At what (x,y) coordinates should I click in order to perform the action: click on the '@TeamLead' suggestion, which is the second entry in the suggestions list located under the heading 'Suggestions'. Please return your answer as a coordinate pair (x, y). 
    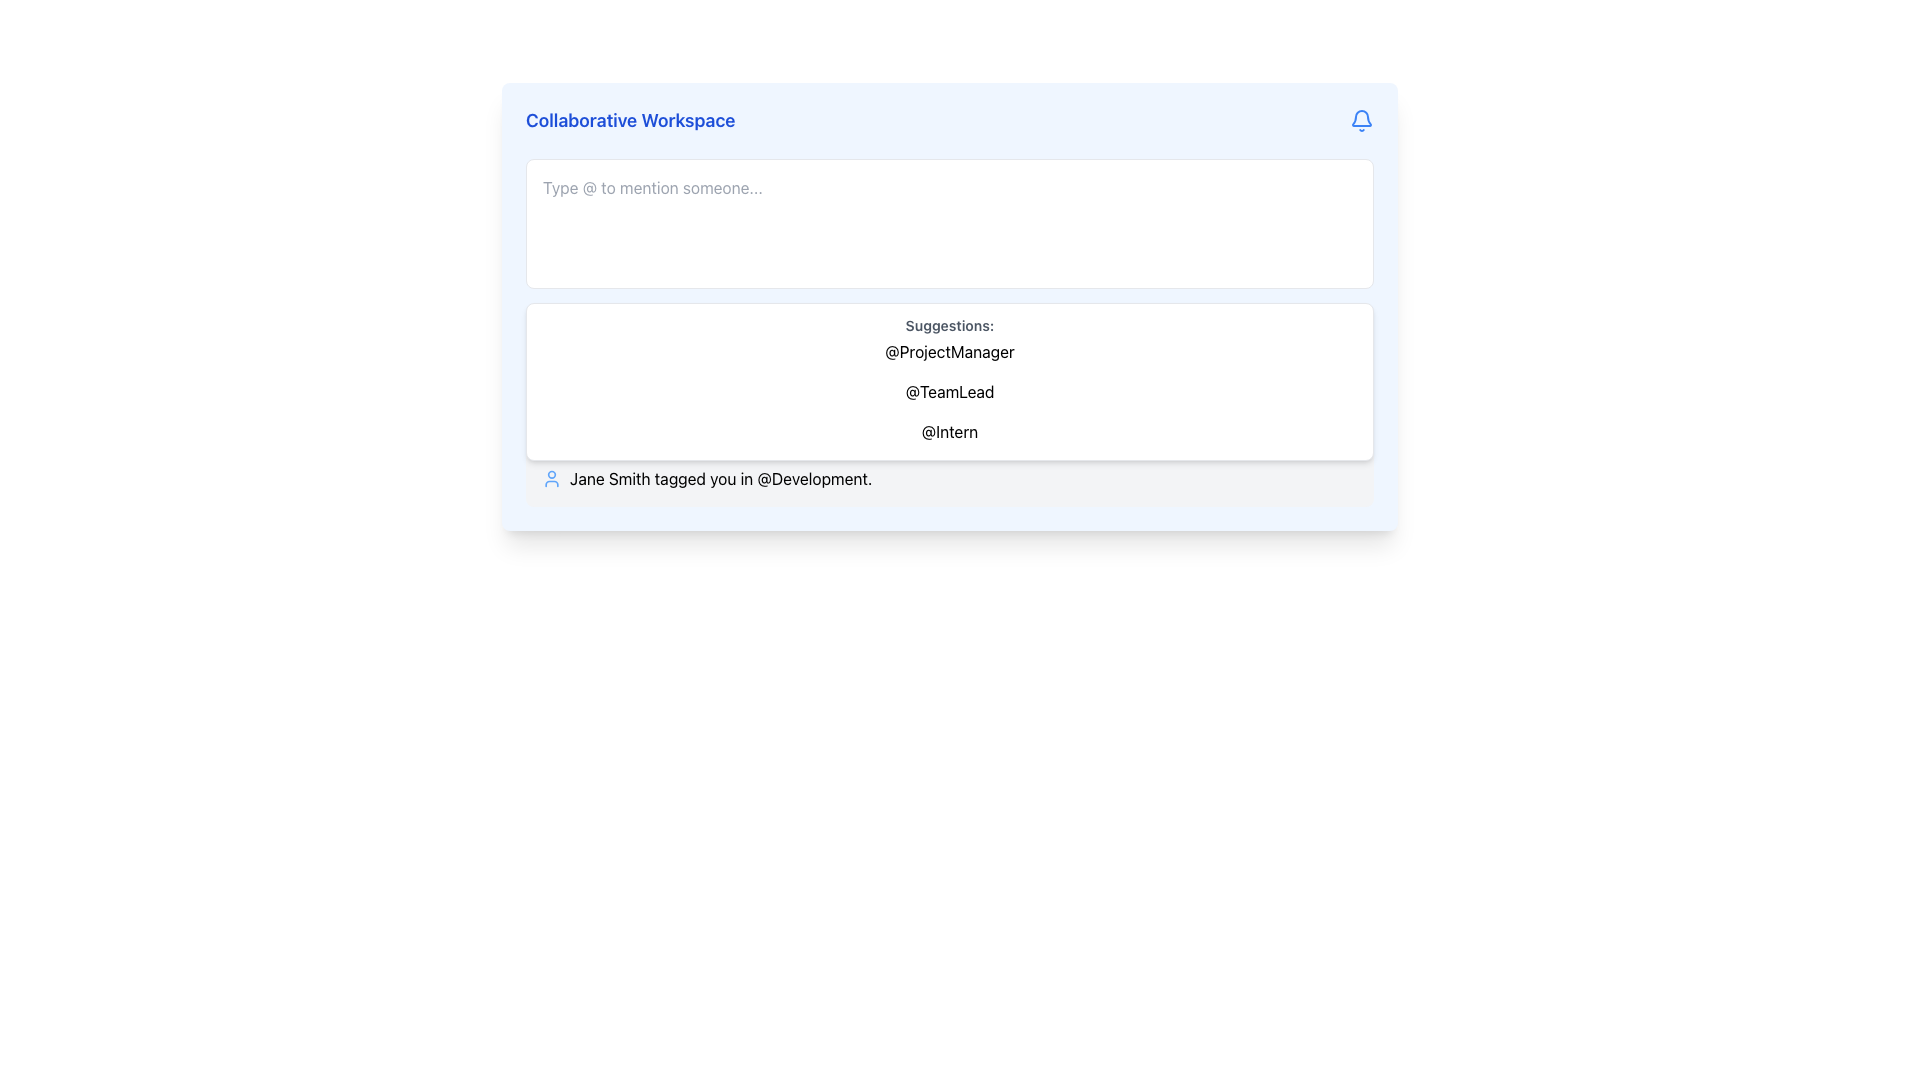
    Looking at the image, I should click on (949, 392).